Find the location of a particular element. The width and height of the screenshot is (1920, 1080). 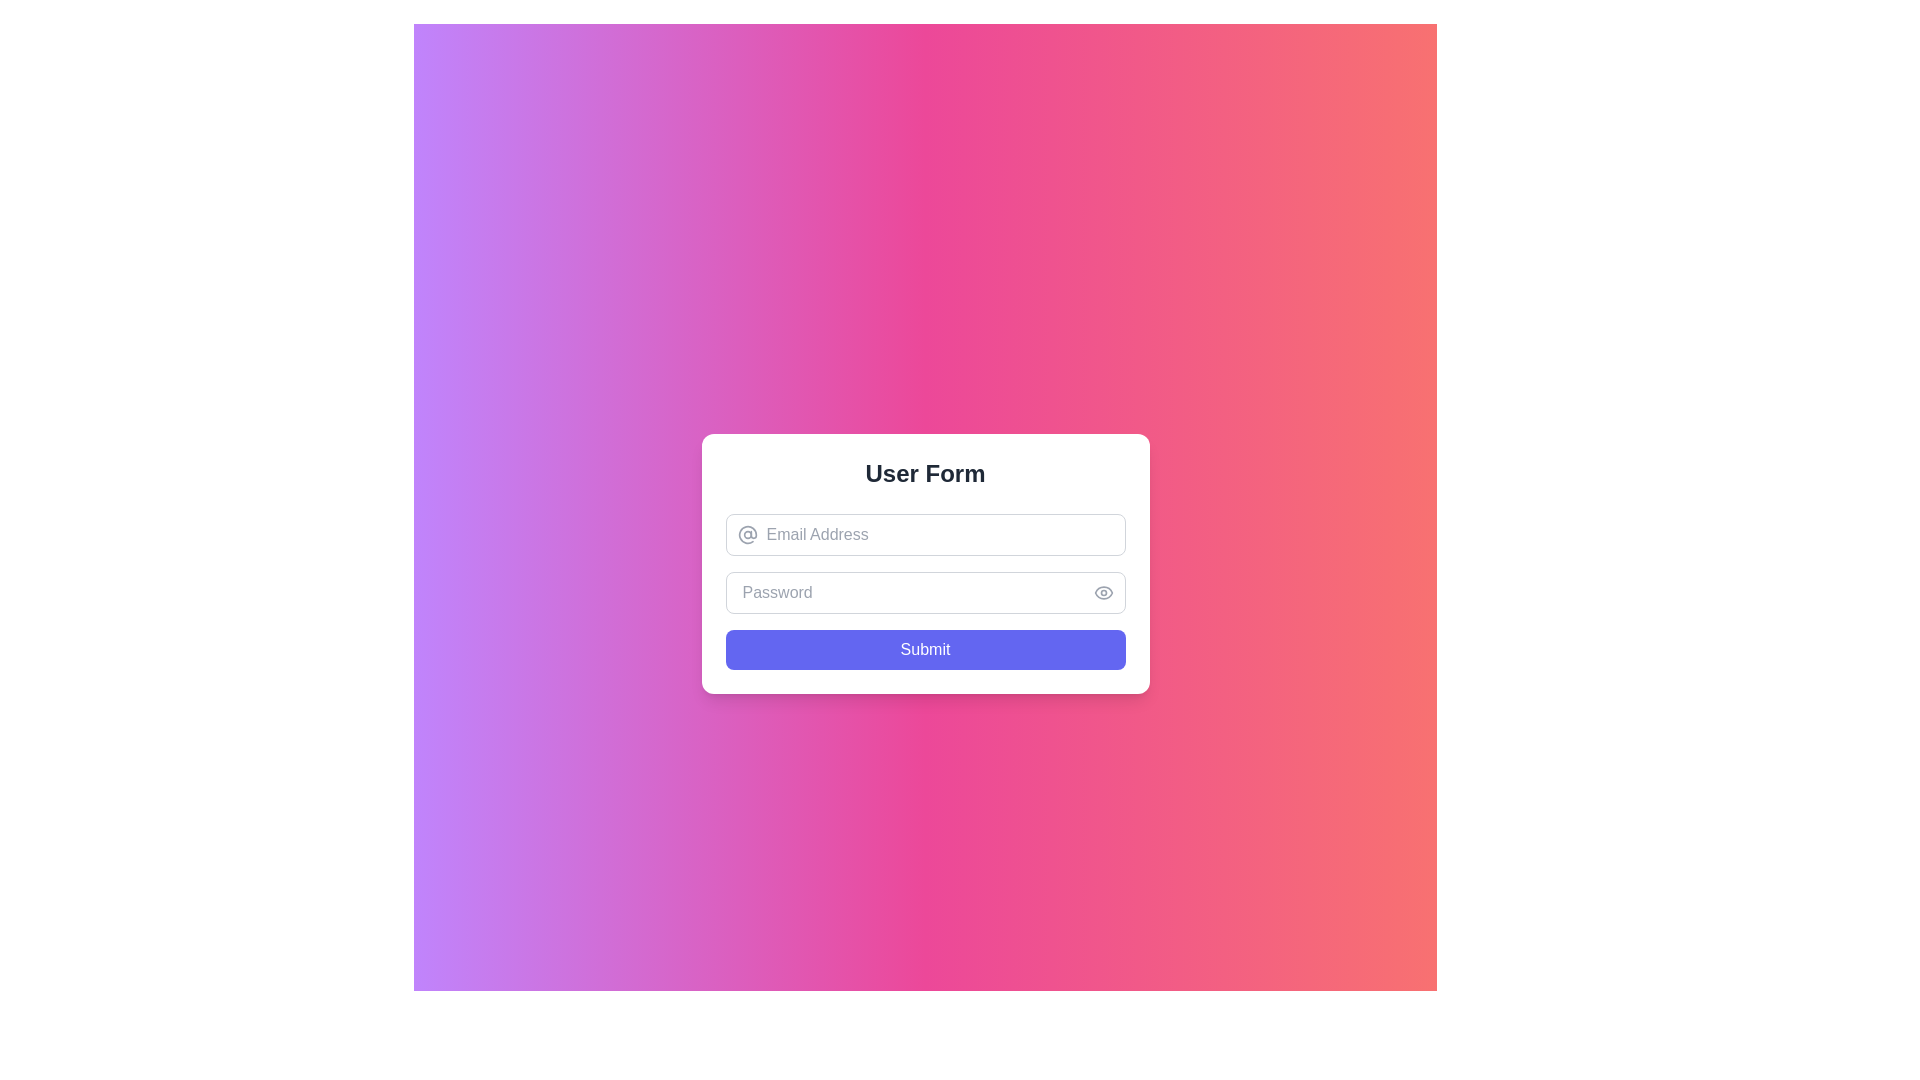

the button located at the right side of the password input field is located at coordinates (1102, 592).